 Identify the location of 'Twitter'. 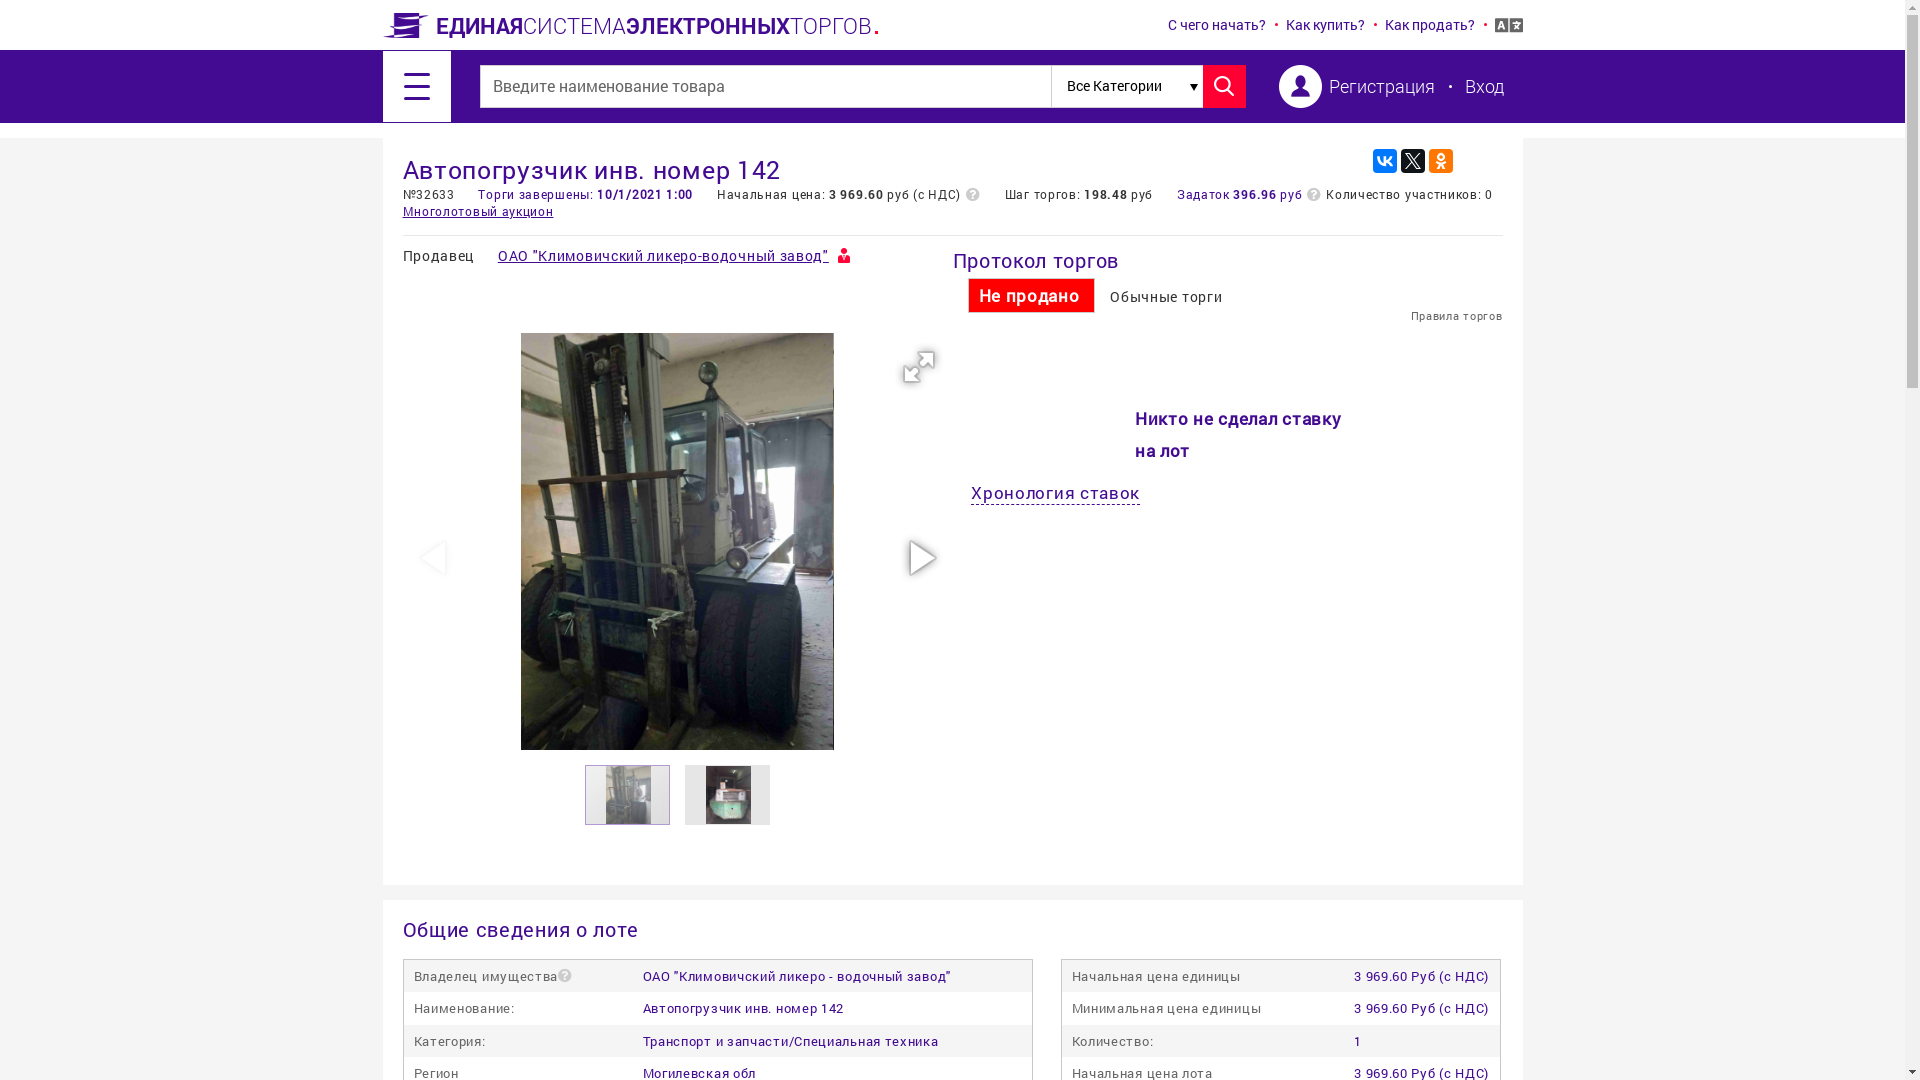
(1399, 160).